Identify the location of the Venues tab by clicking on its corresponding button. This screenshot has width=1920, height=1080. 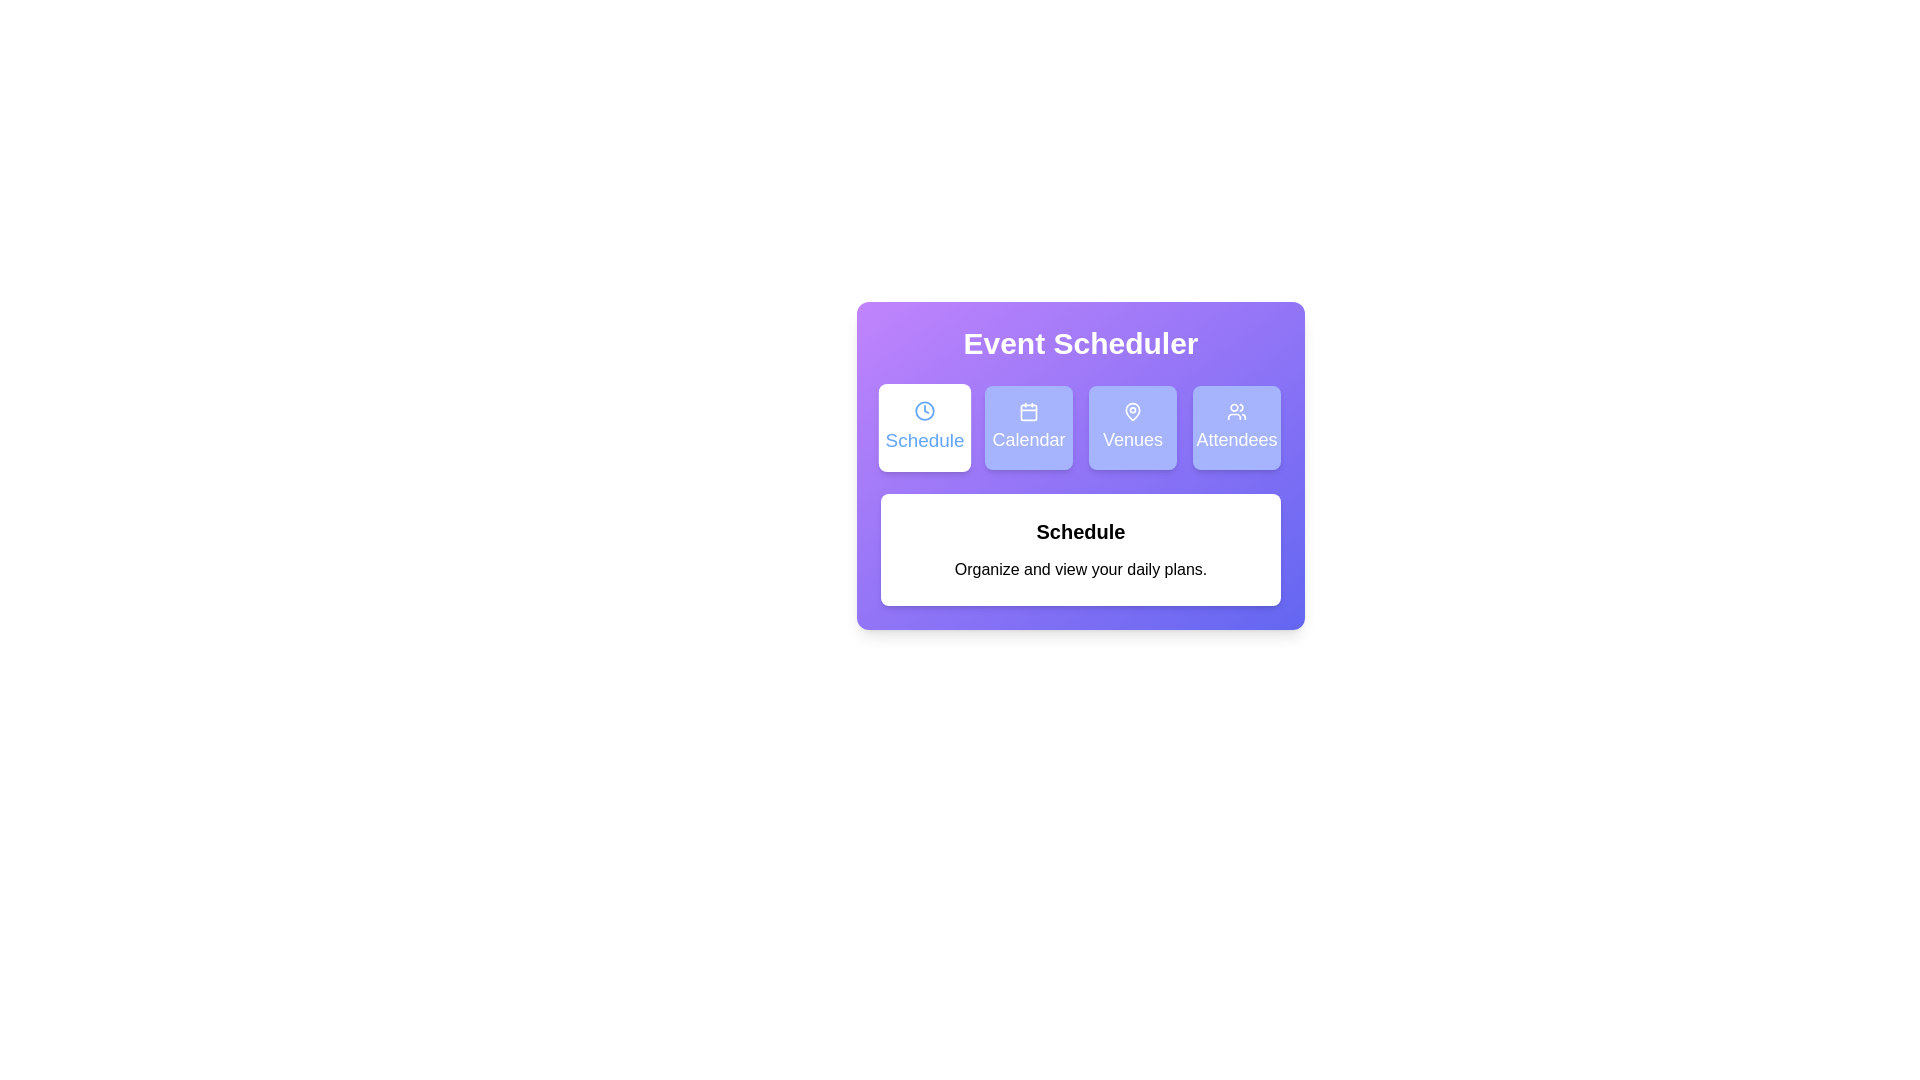
(1132, 427).